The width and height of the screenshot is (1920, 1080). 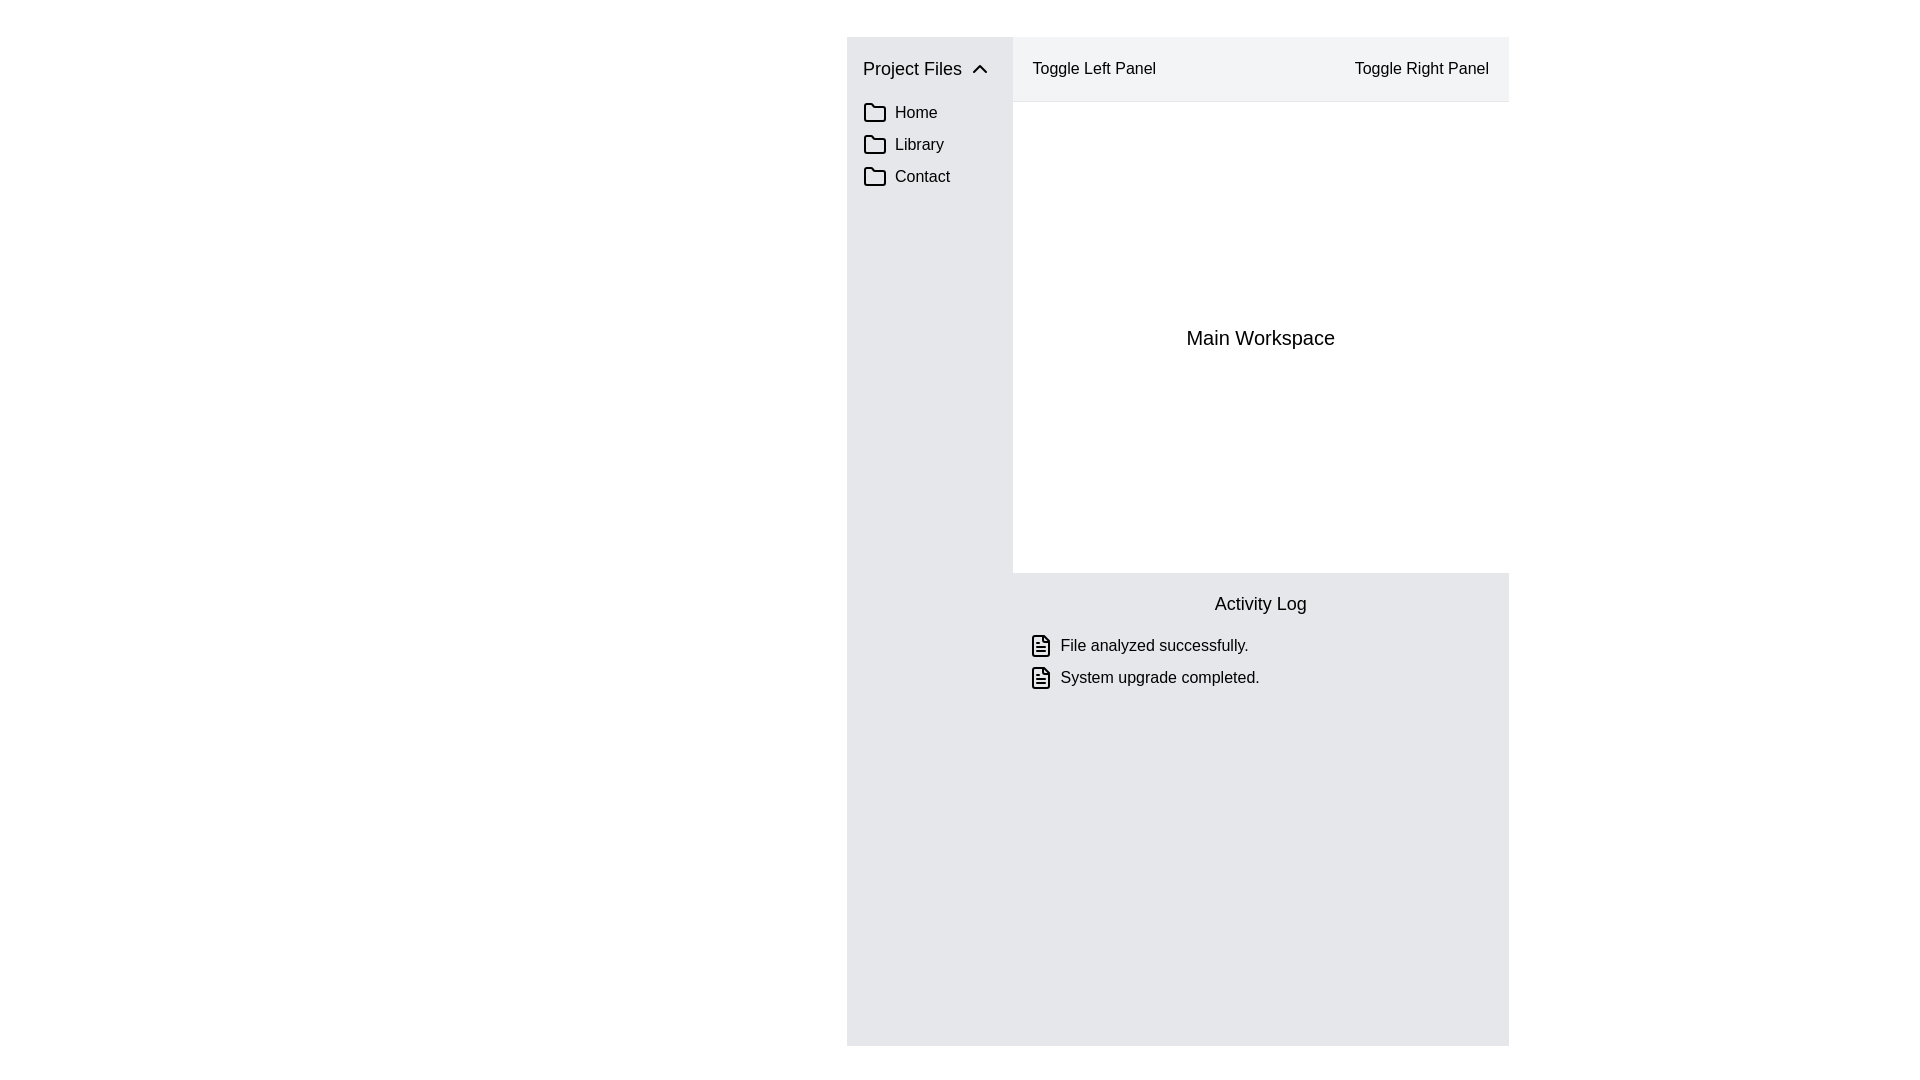 I want to click on the 'Contact' navigation link in the vertical menu, so click(x=928, y=176).